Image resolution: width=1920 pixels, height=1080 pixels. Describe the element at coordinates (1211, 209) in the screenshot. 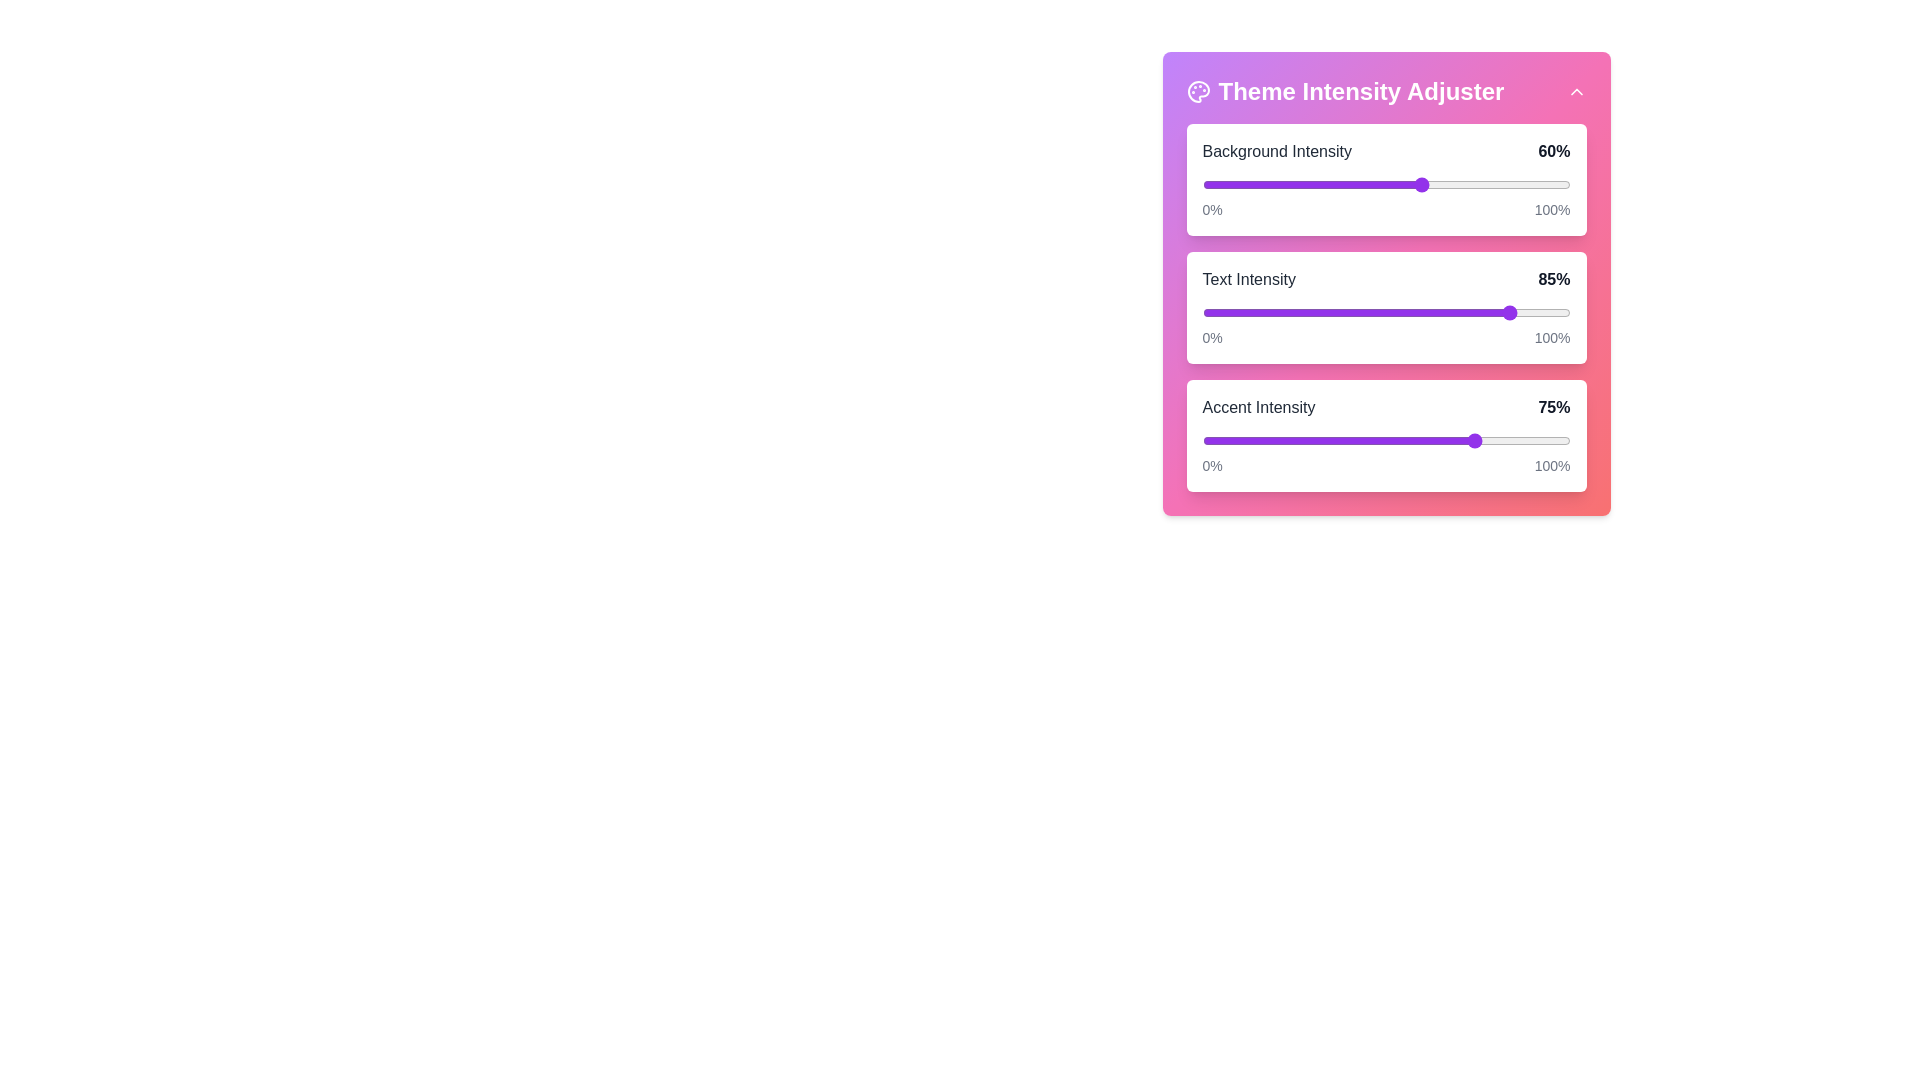

I see `the text label displaying '0%' located at the bottom-left of the 'Text Intensity' slider` at that location.